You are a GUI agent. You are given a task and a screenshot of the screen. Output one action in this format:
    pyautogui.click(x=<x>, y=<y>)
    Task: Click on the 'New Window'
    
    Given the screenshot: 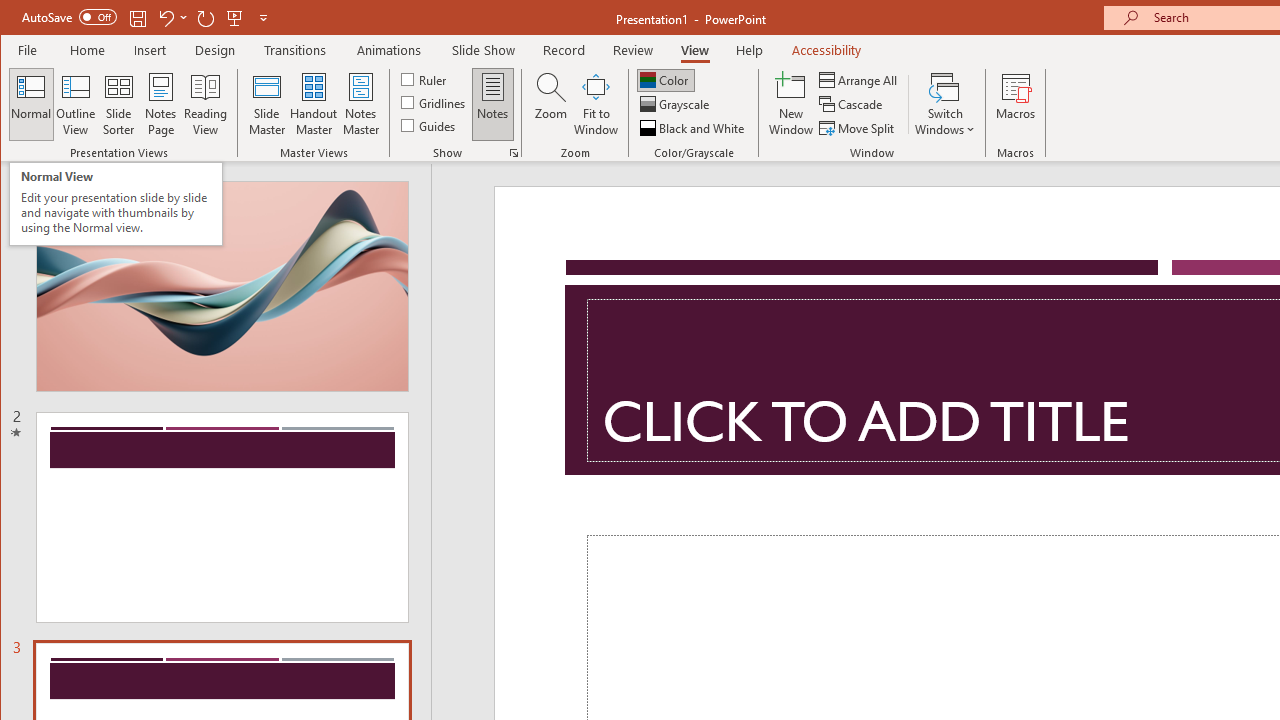 What is the action you would take?
    pyautogui.click(x=790, y=104)
    